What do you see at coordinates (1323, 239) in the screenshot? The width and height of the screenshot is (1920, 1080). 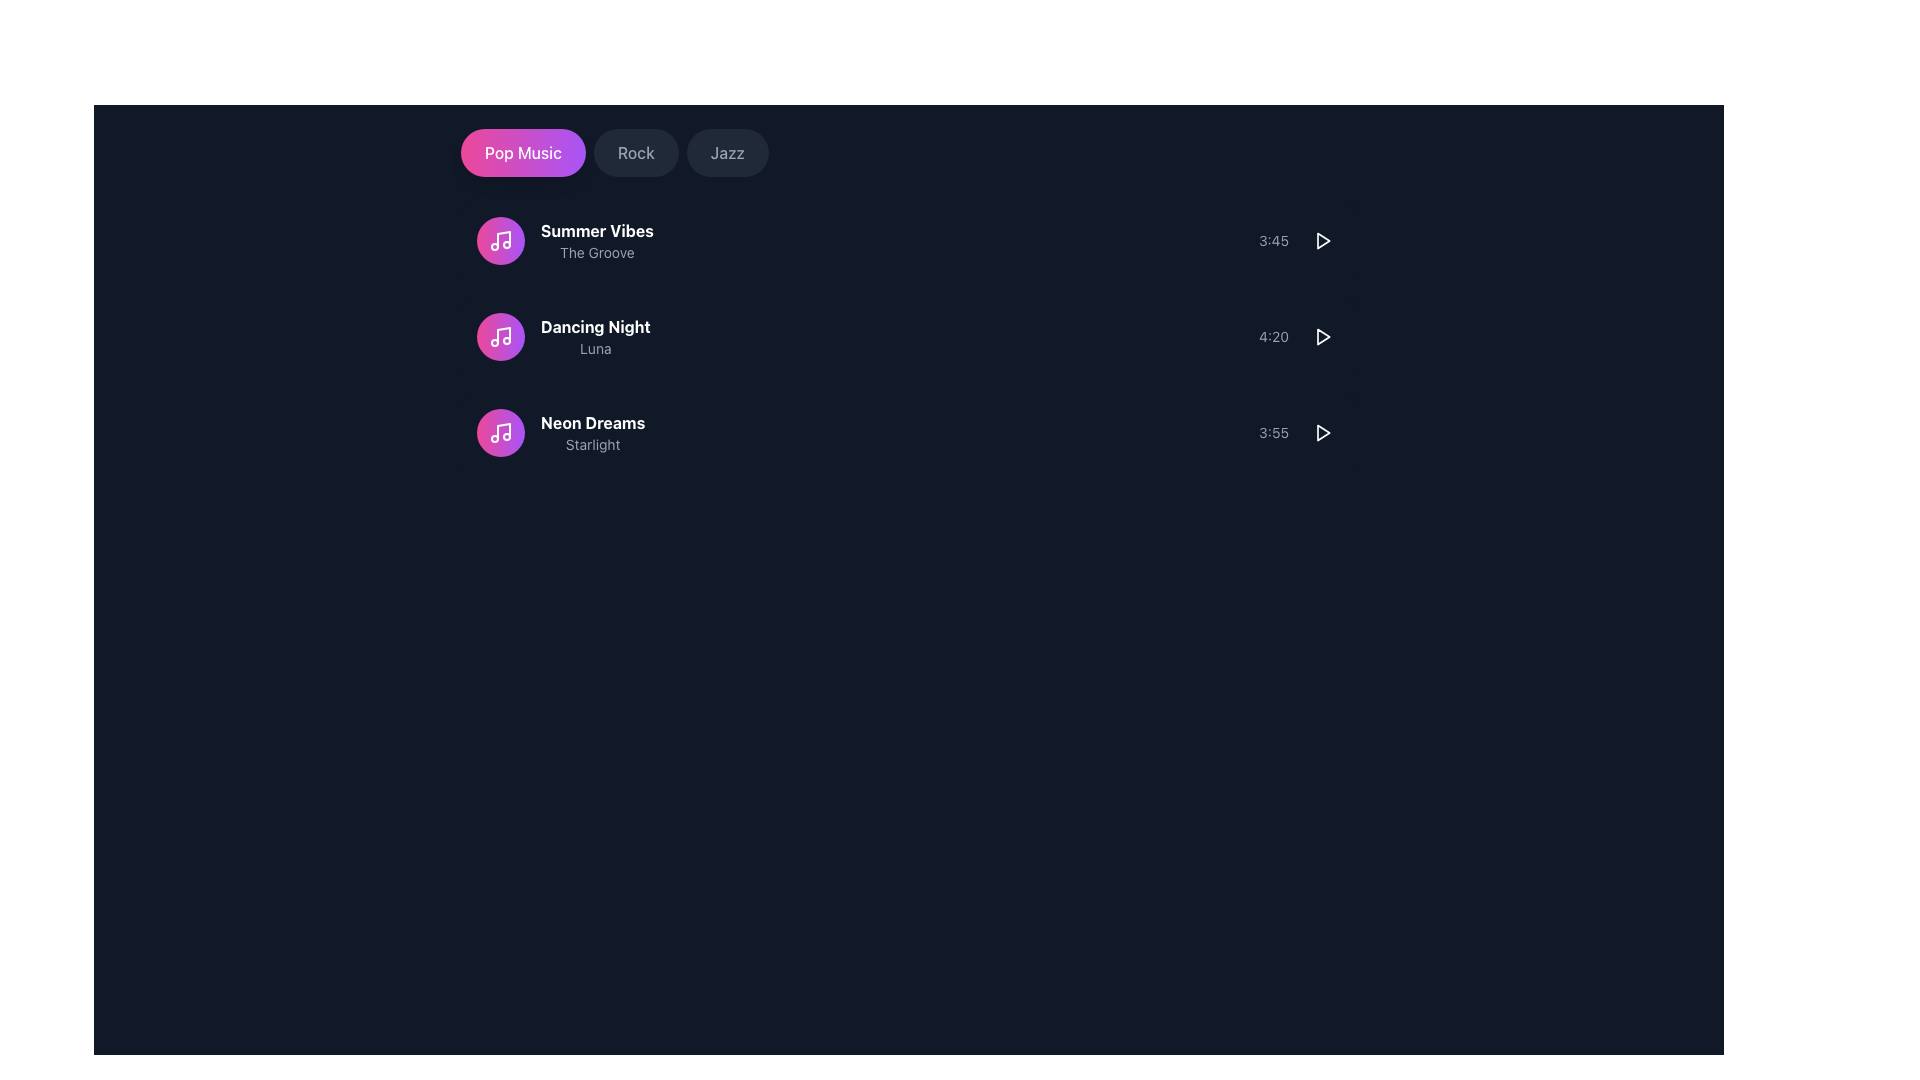 I see `the play button located to the right of the text '3:45' in the uppermost row of the list` at bounding box center [1323, 239].